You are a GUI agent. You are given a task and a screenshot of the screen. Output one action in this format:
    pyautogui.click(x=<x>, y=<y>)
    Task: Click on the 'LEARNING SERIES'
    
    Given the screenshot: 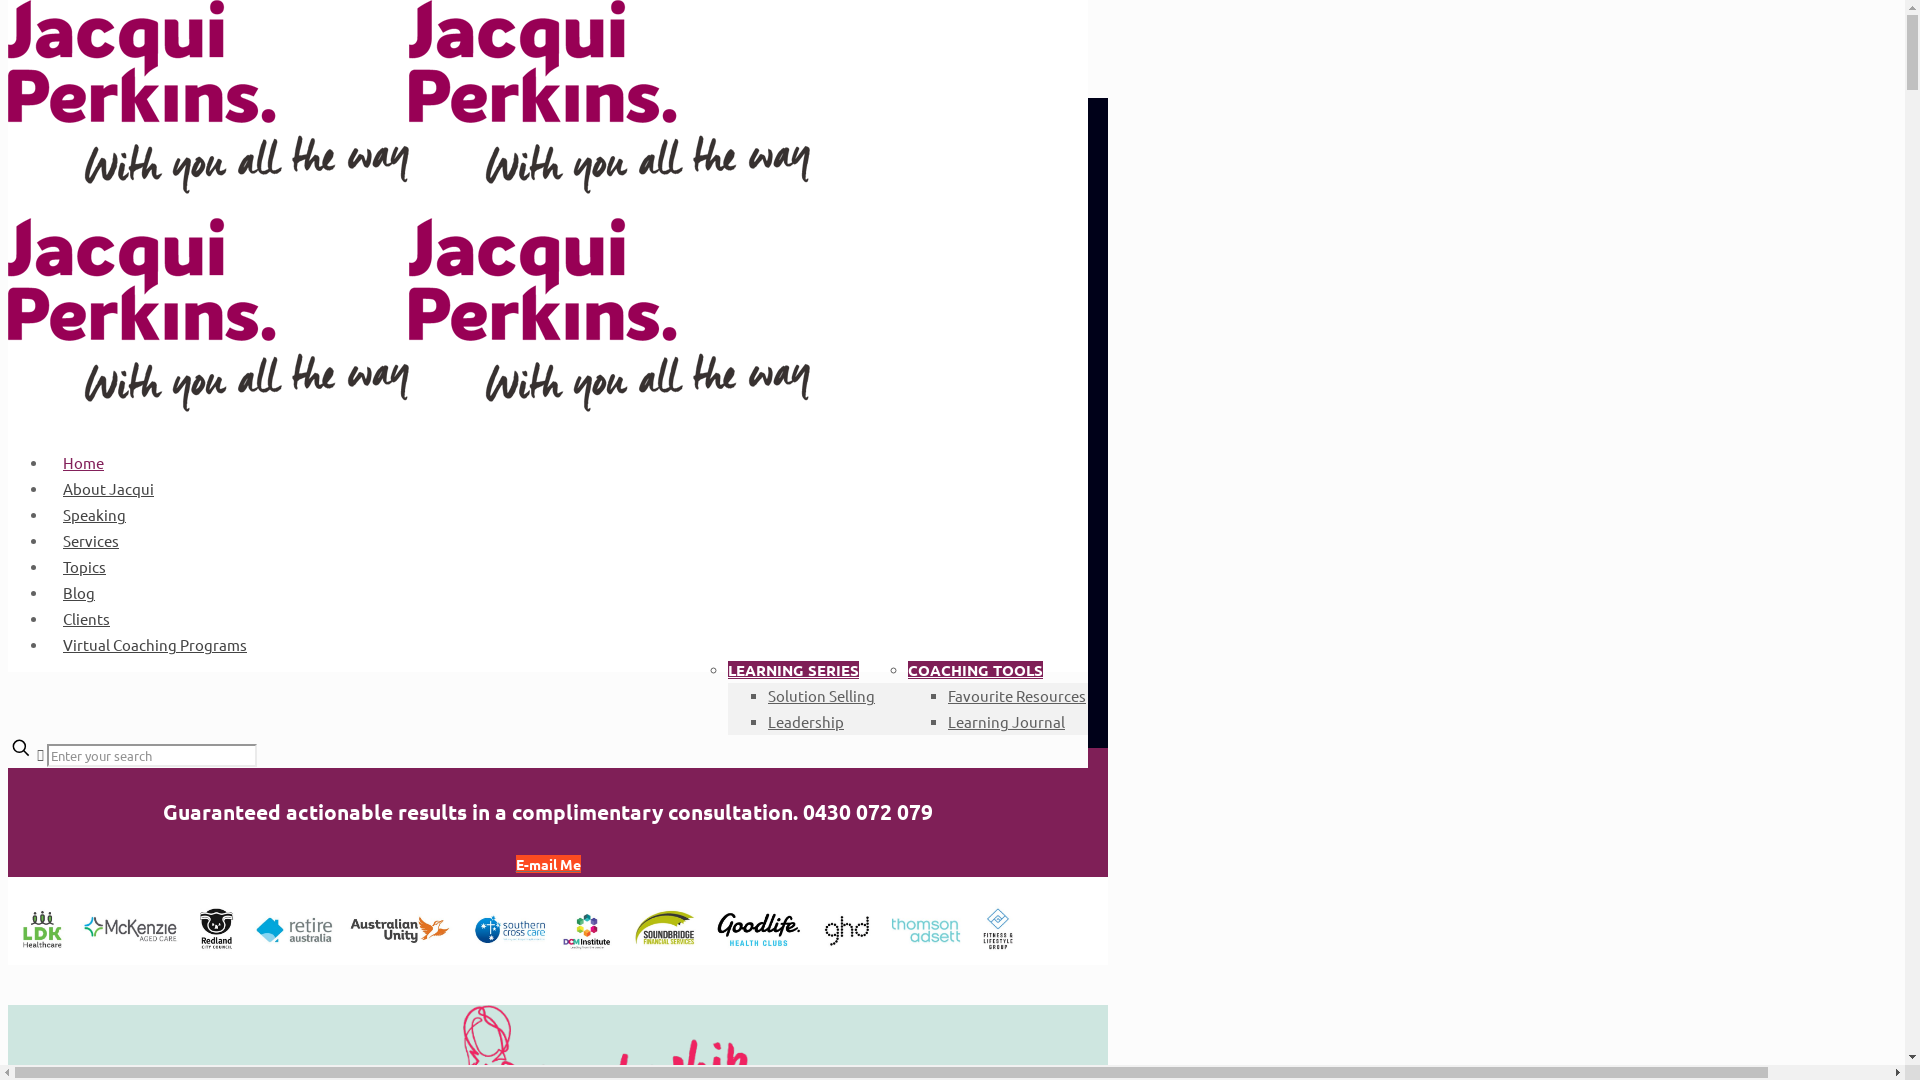 What is the action you would take?
    pyautogui.click(x=792, y=670)
    